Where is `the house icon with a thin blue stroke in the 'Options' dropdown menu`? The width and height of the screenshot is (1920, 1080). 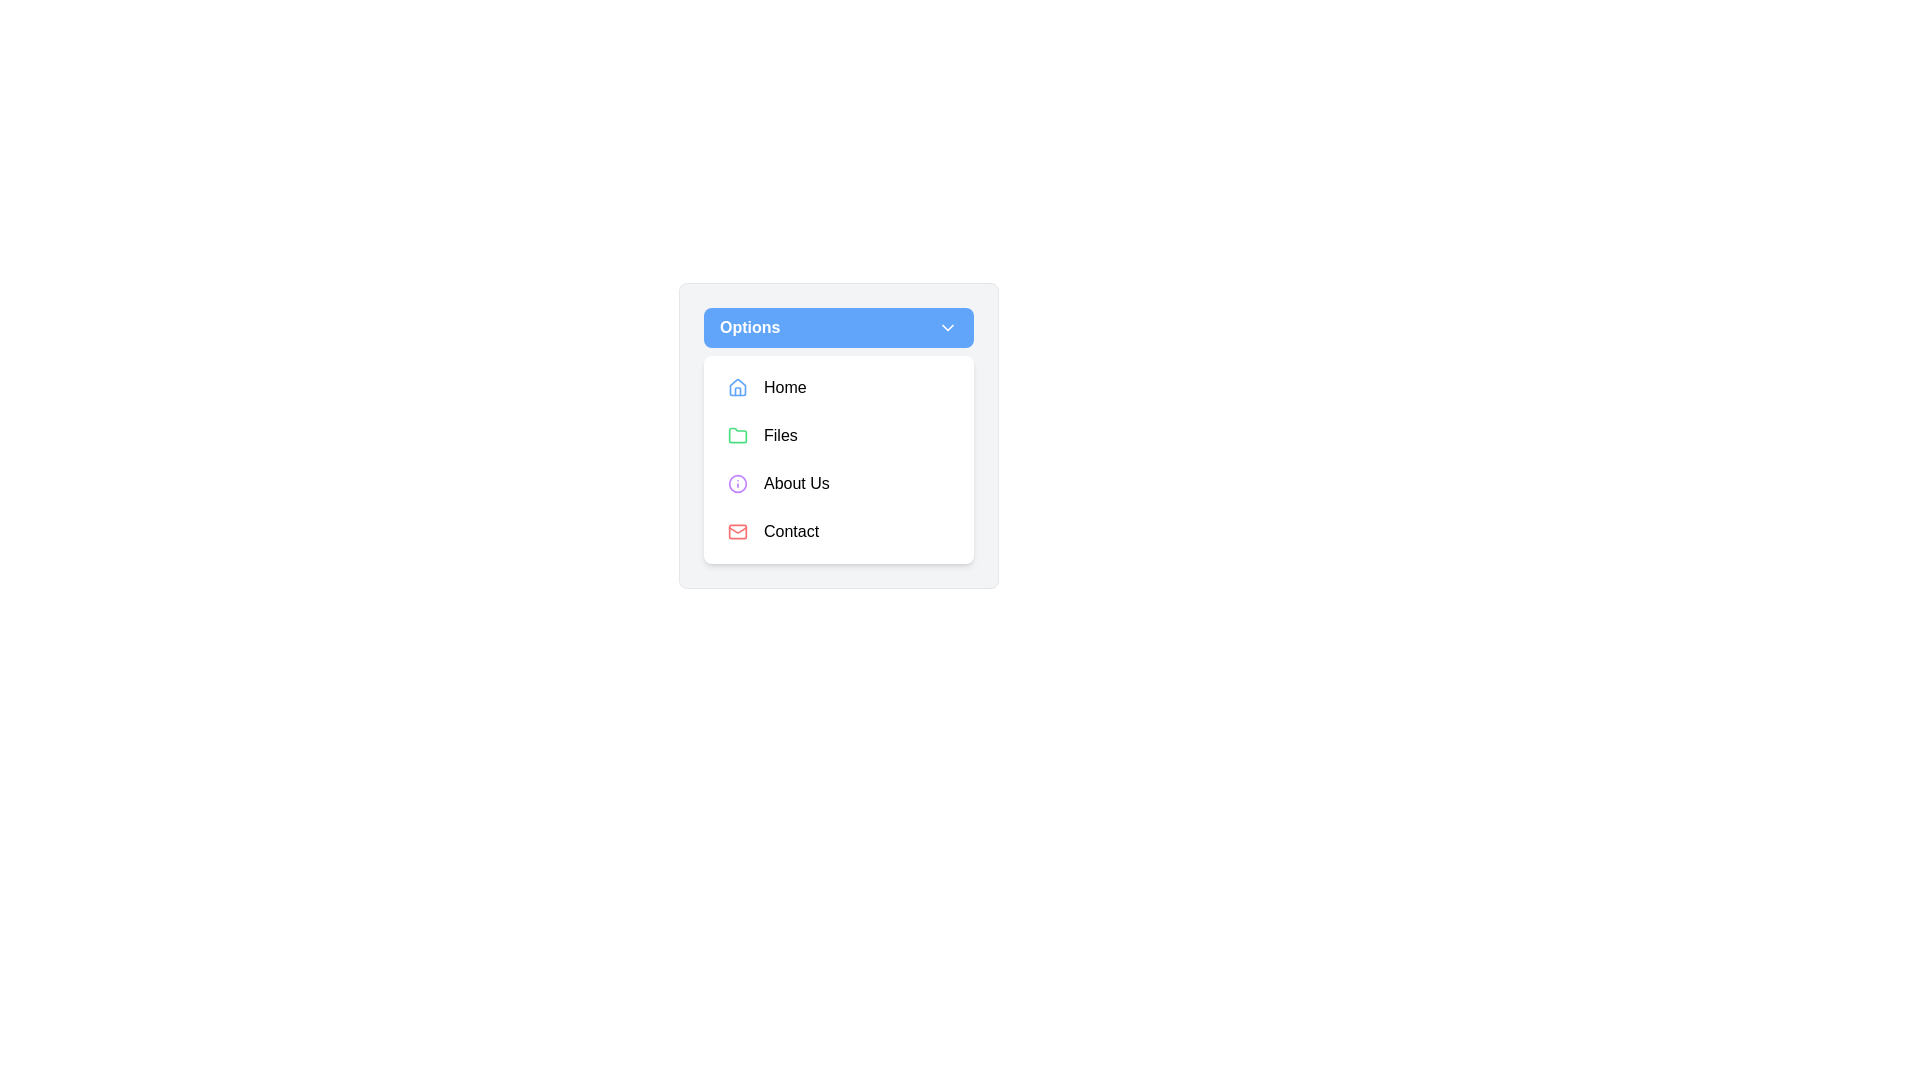 the house icon with a thin blue stroke in the 'Options' dropdown menu is located at coordinates (737, 386).